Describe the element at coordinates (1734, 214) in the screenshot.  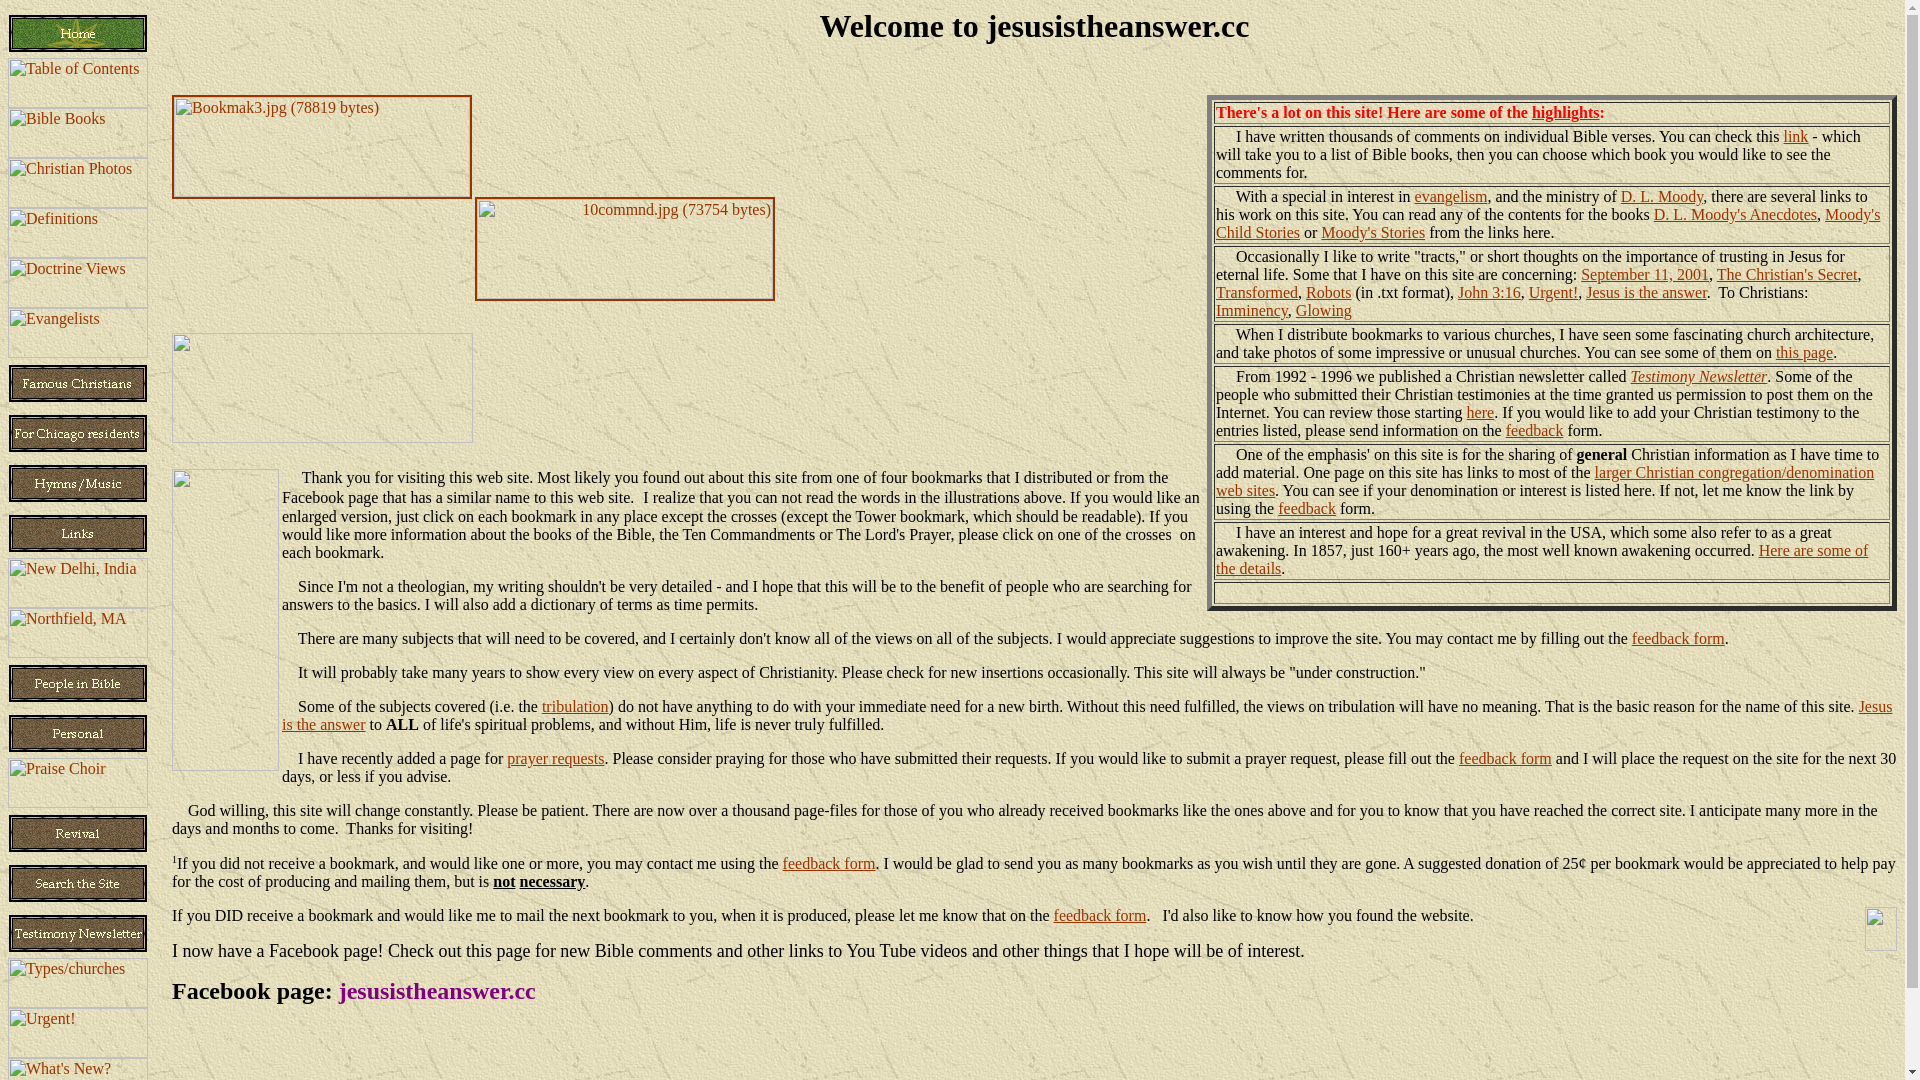
I see `'D. L. Moody's Anecdotes'` at that location.